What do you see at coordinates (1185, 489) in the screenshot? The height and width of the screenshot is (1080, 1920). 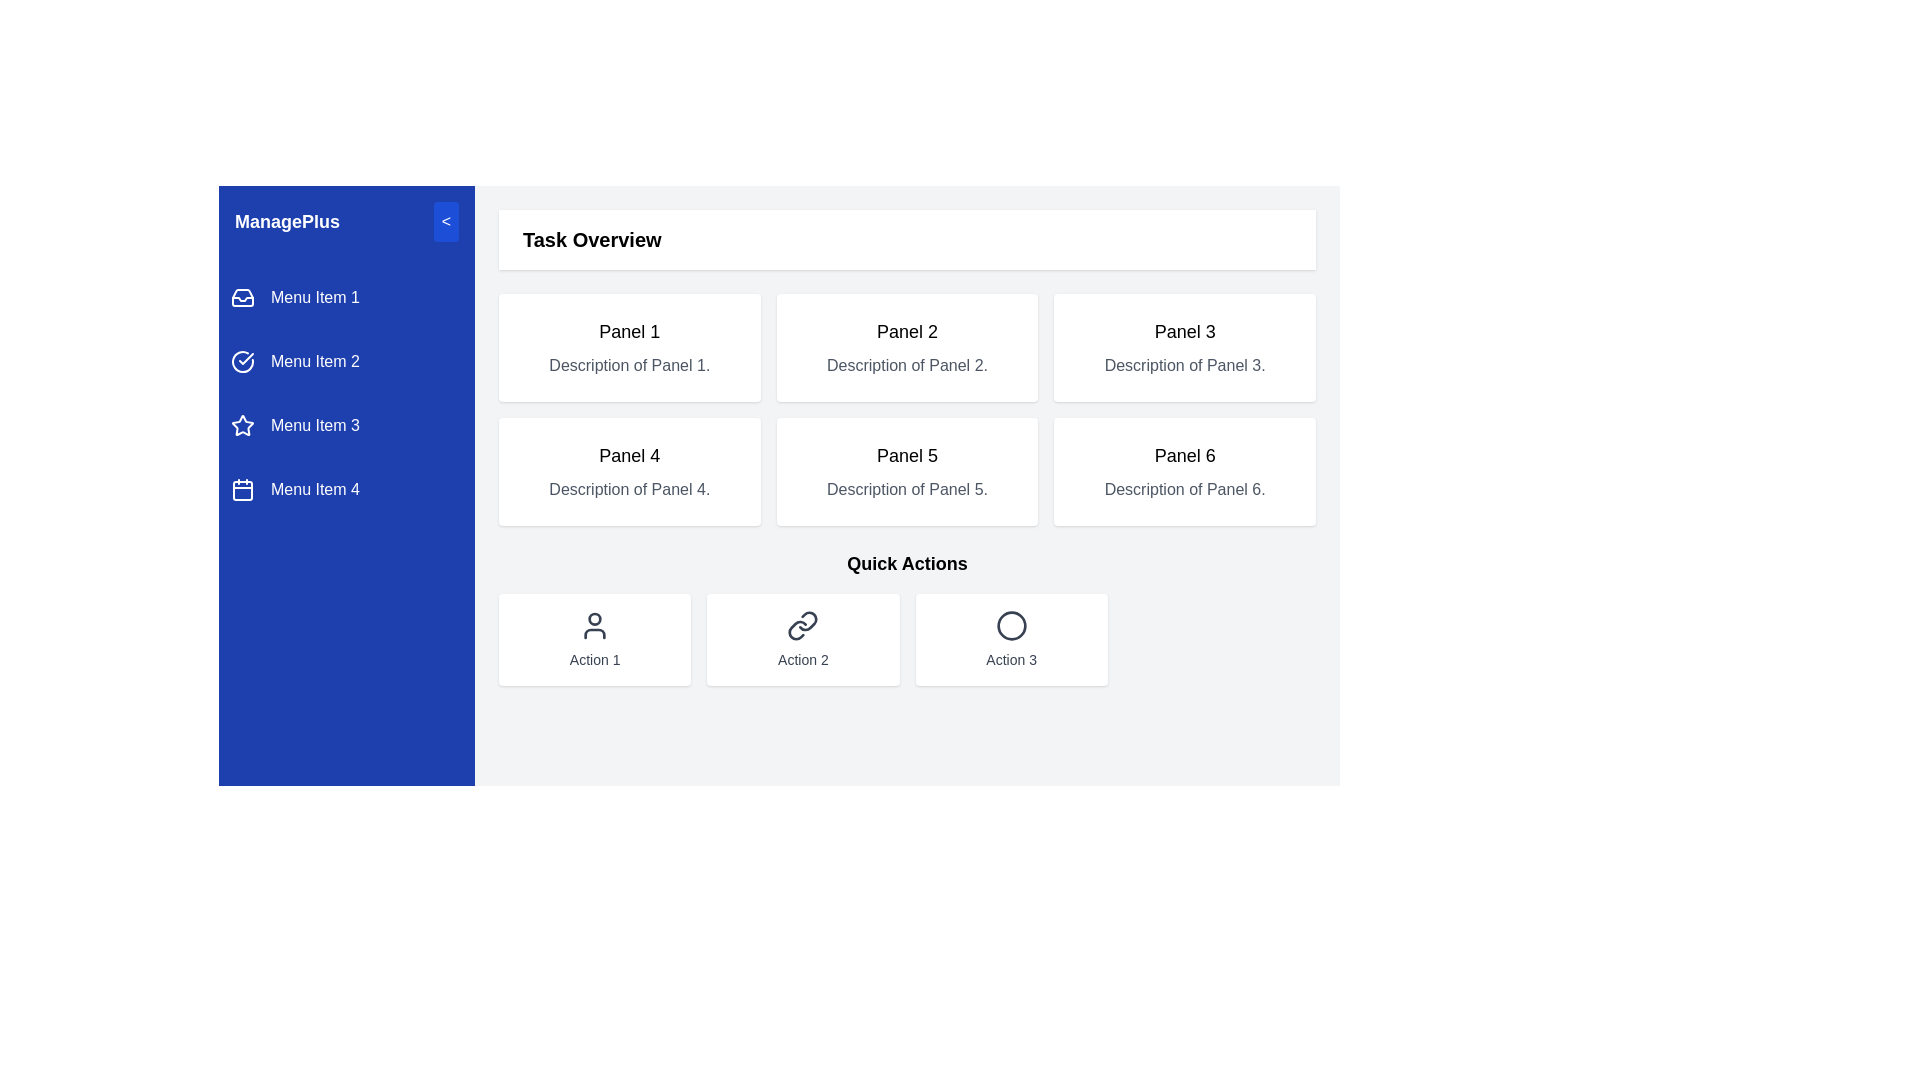 I see `the text component displaying 'Description of Panel 6.' in gray font, located below the heading 'Panel 6' in the bottom-right corner of the grid layout` at bounding box center [1185, 489].